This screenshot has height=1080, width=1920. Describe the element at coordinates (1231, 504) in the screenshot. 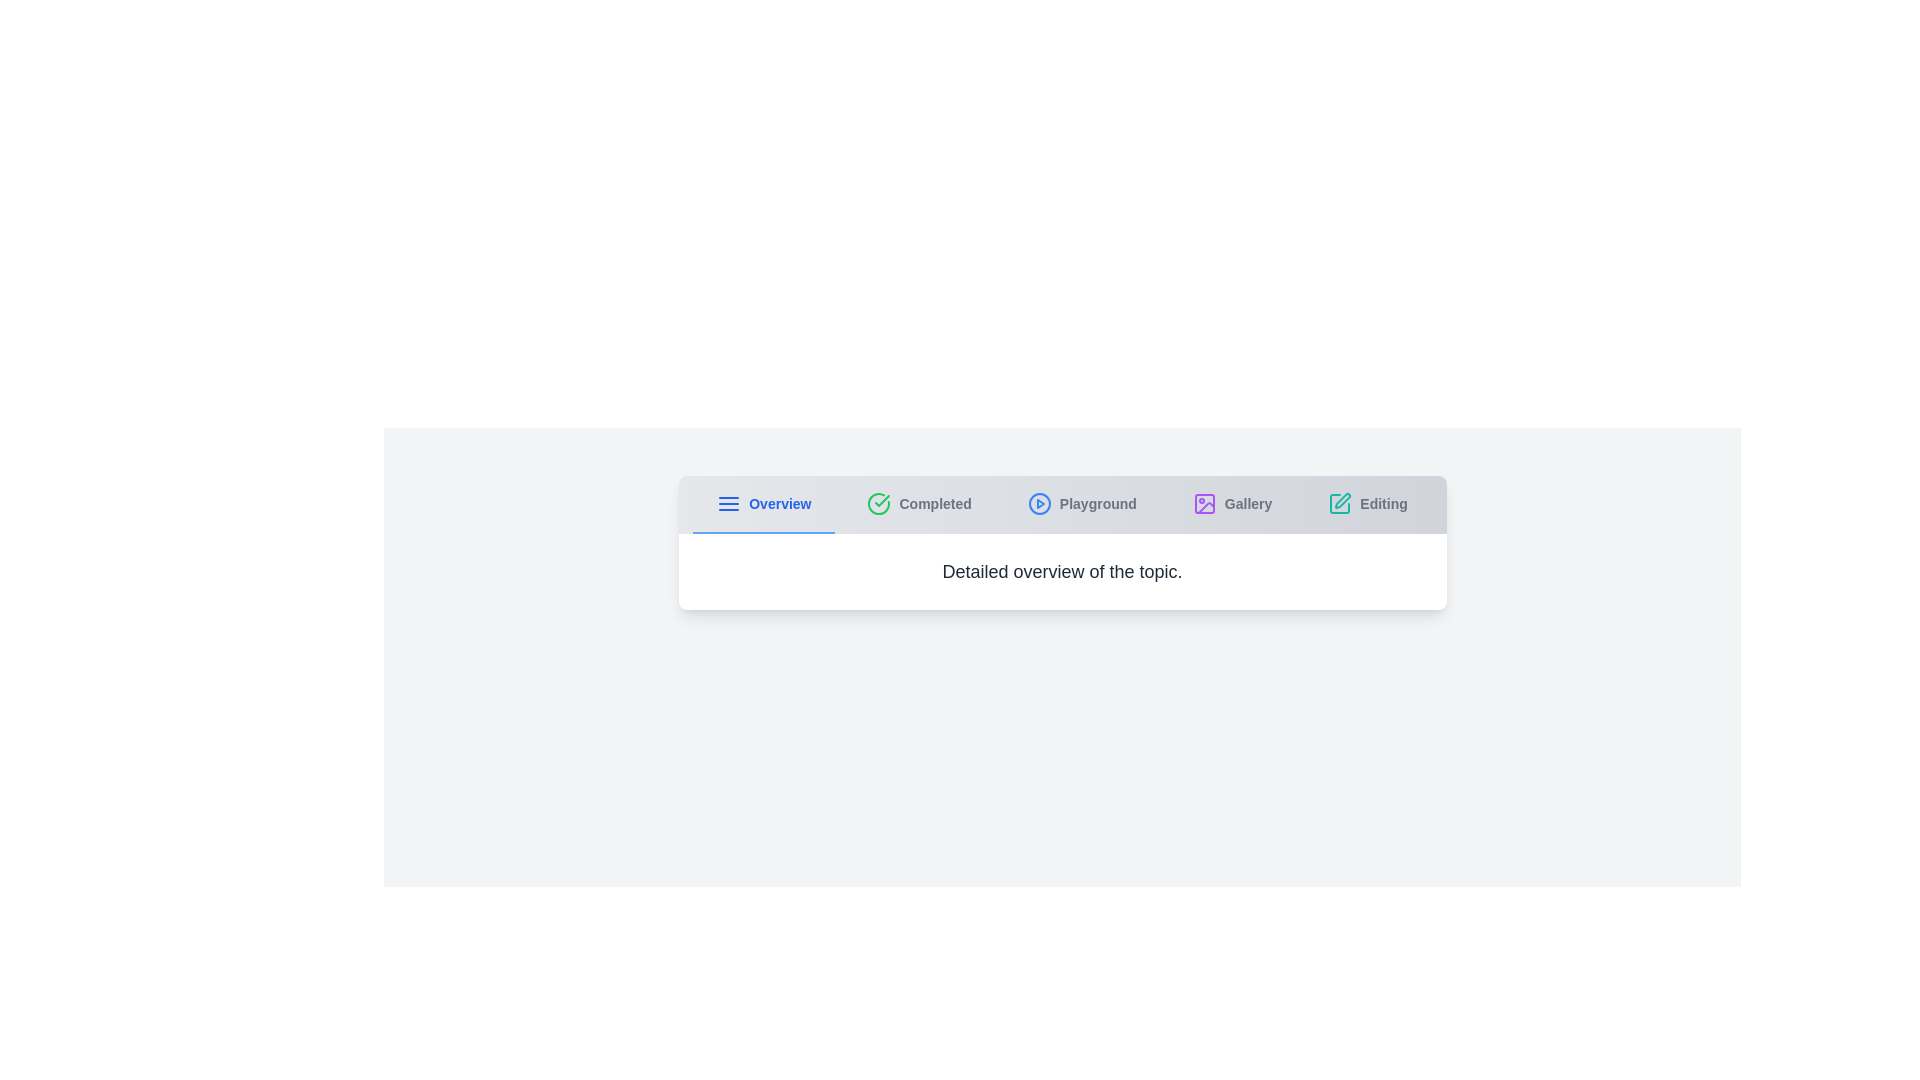

I see `the tab labeled 'Gallery' to view its content` at that location.